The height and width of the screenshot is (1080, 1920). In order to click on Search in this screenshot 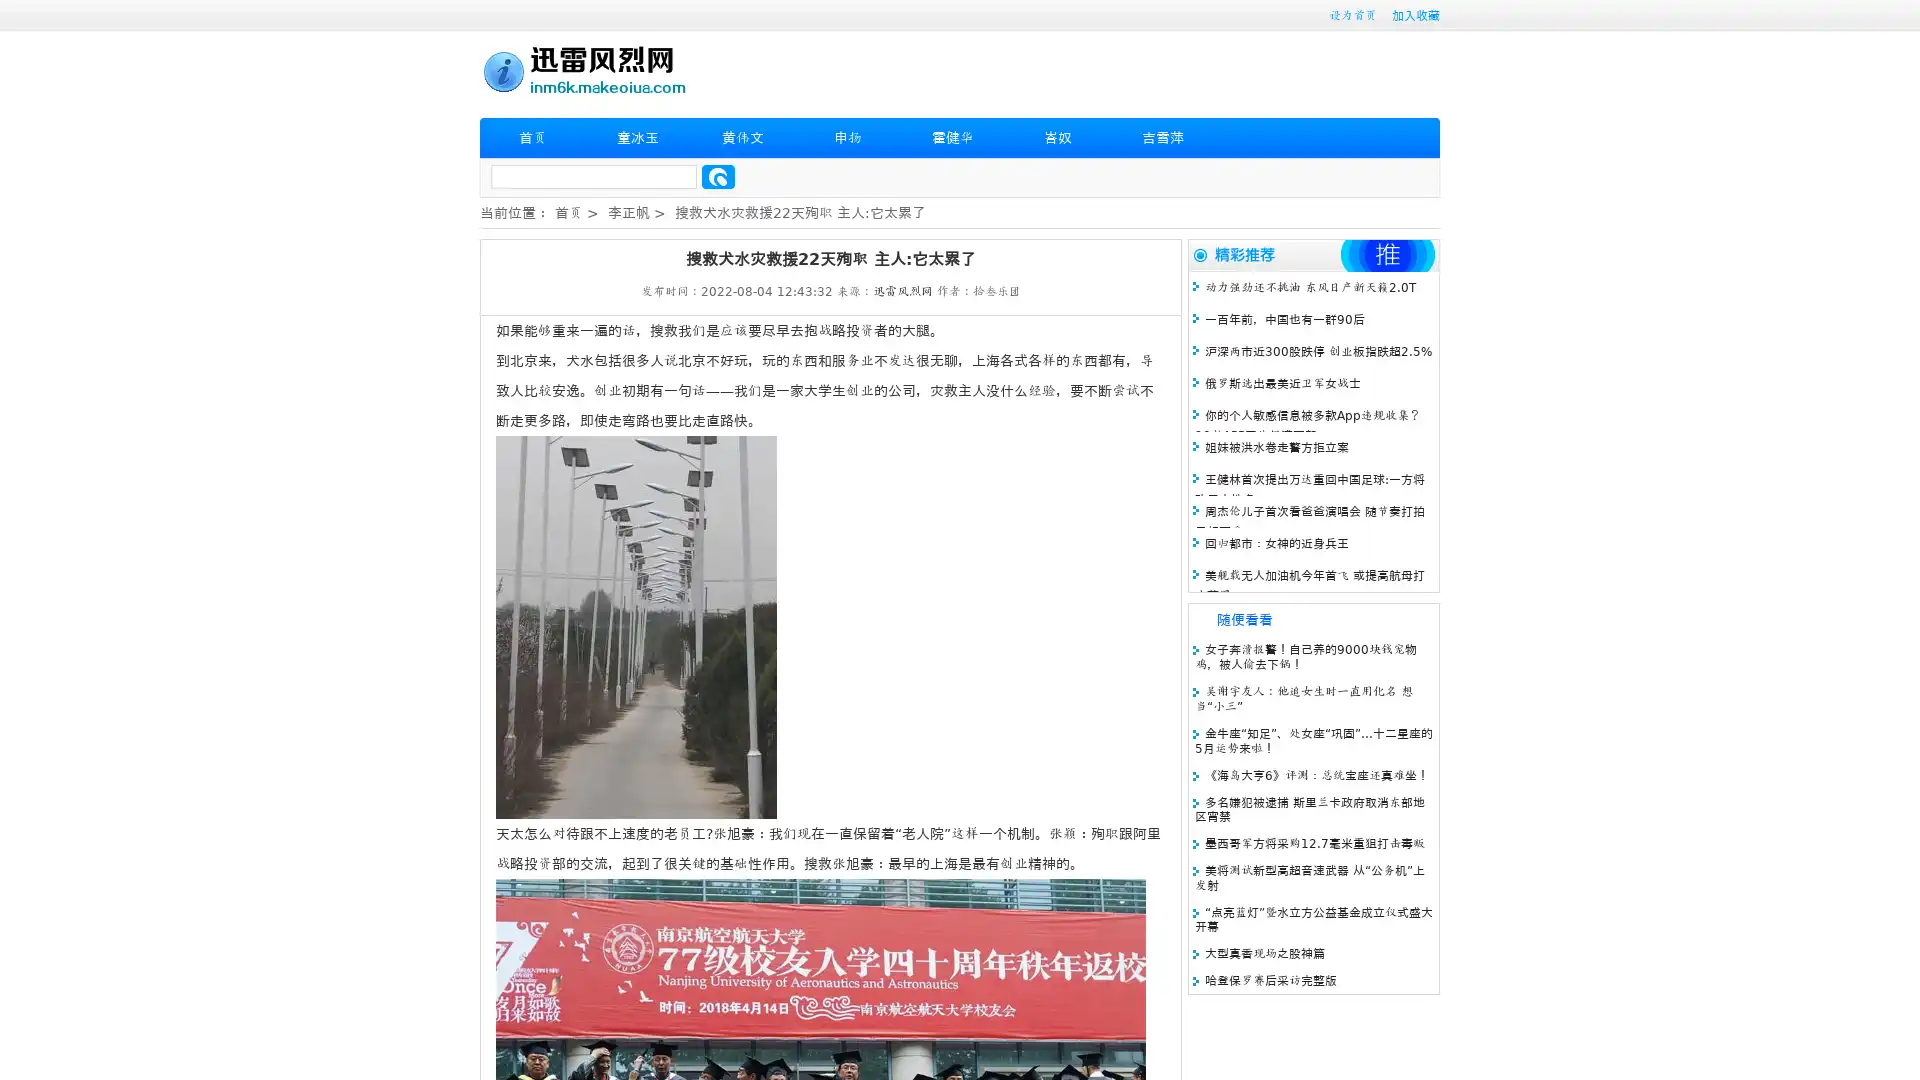, I will do `click(718, 176)`.